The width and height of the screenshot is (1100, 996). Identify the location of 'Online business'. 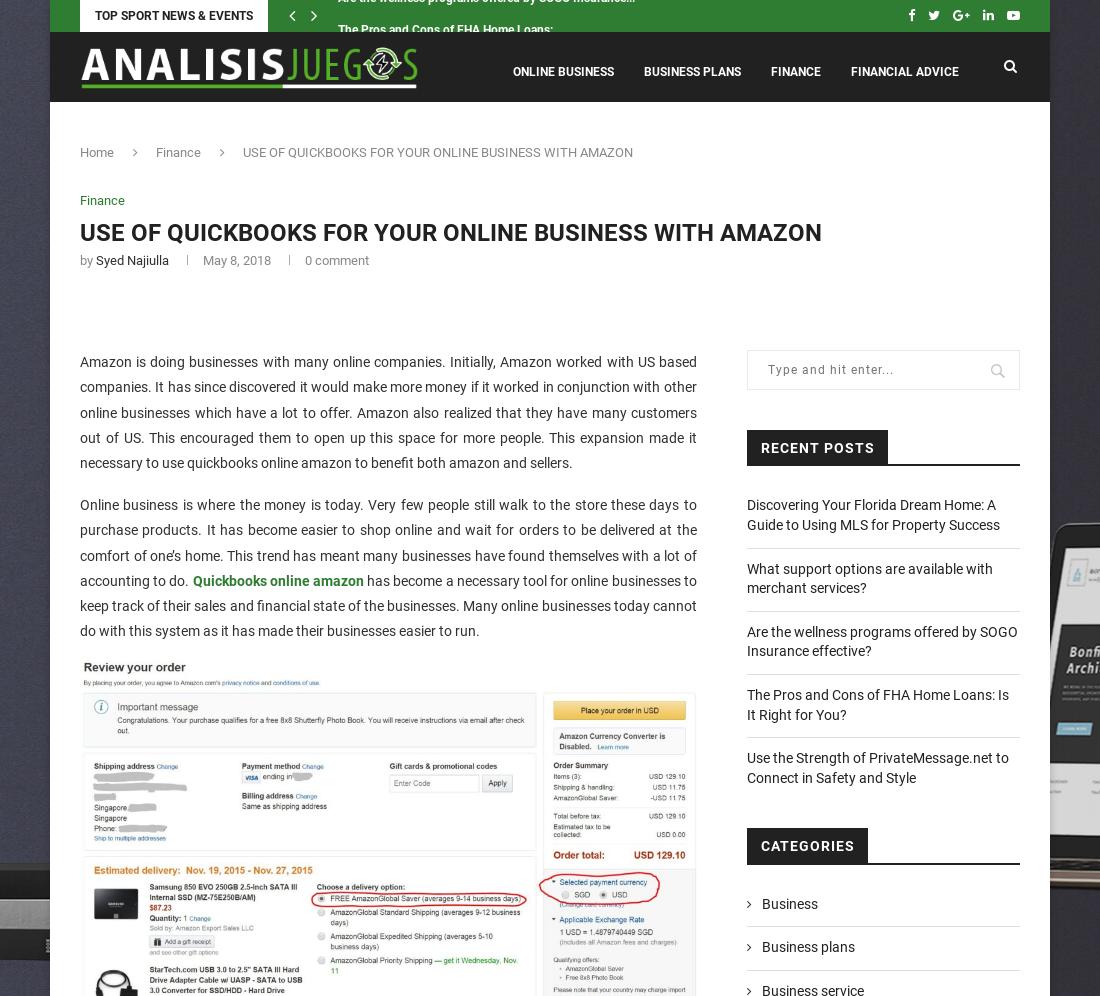
(562, 71).